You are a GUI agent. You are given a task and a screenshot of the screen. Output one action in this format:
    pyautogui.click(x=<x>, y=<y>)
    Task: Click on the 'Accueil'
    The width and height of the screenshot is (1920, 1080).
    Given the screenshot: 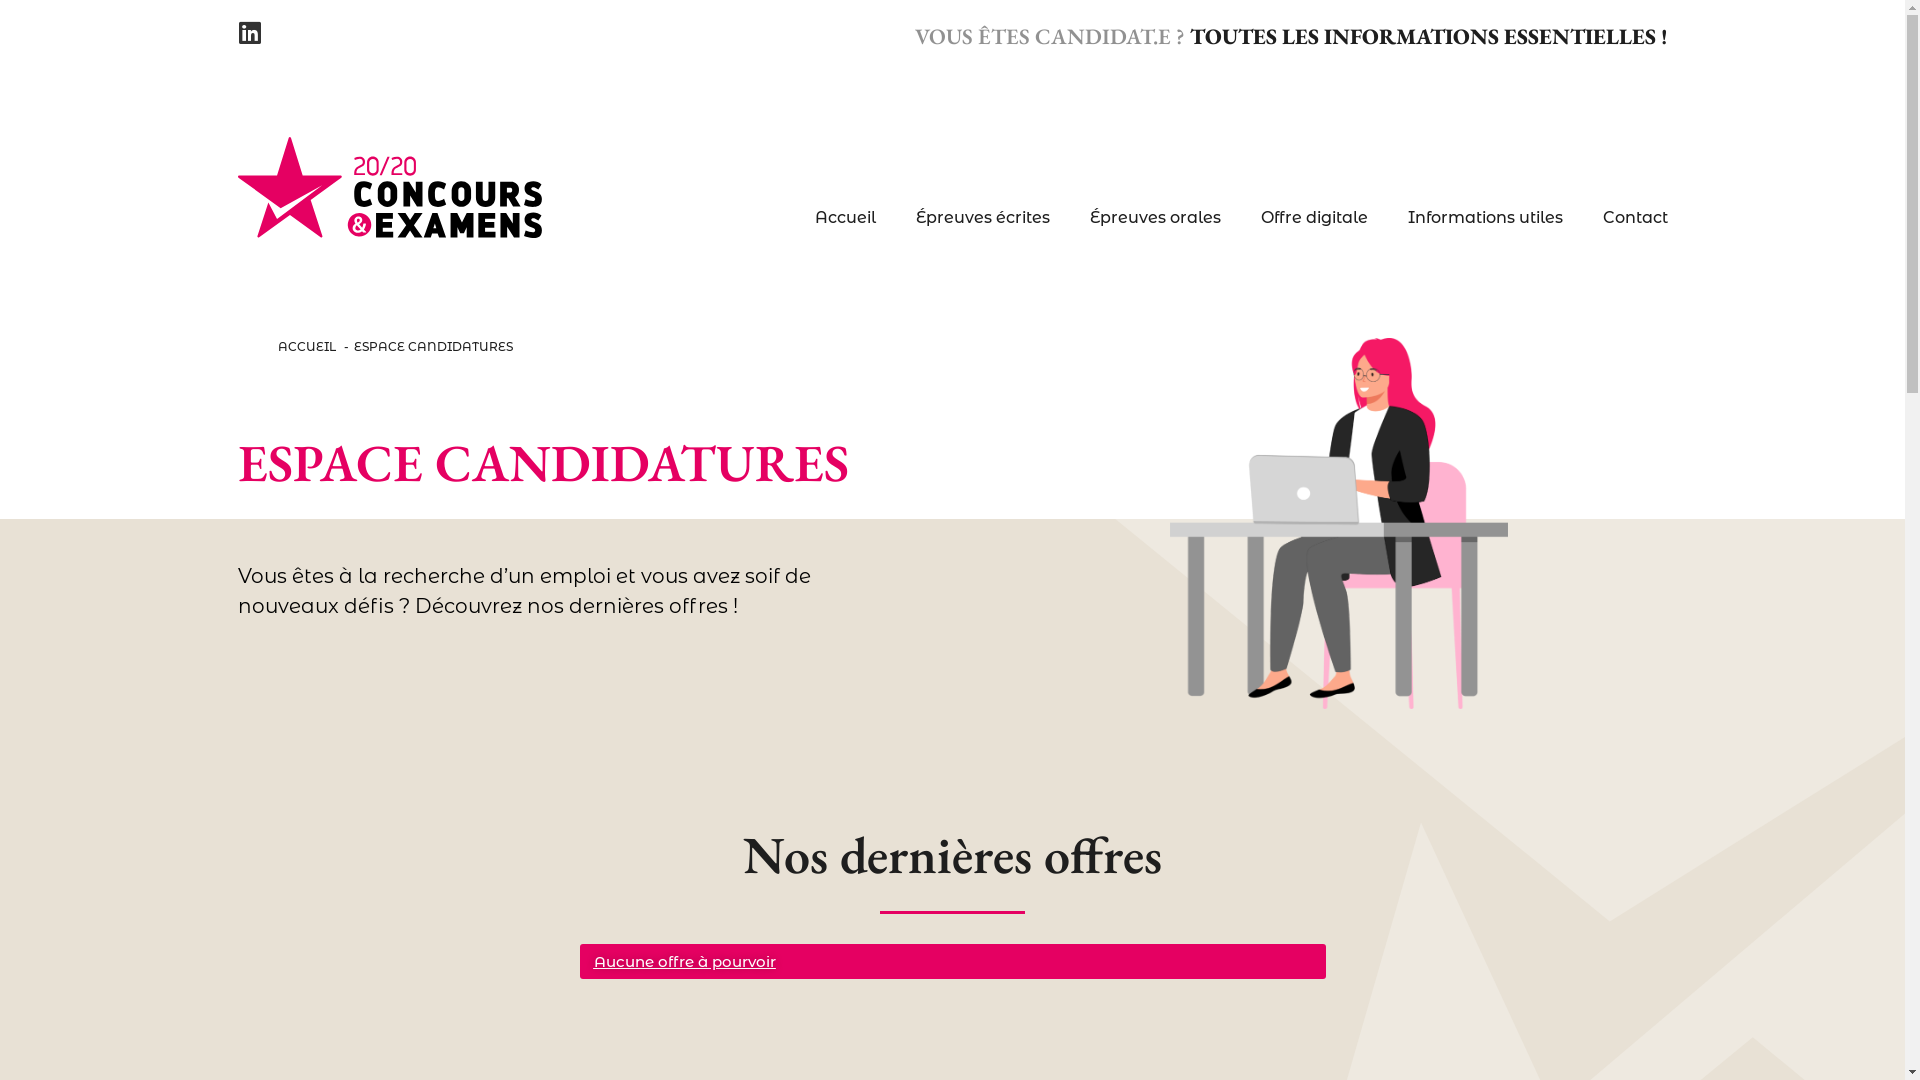 What is the action you would take?
    pyautogui.click(x=844, y=218)
    